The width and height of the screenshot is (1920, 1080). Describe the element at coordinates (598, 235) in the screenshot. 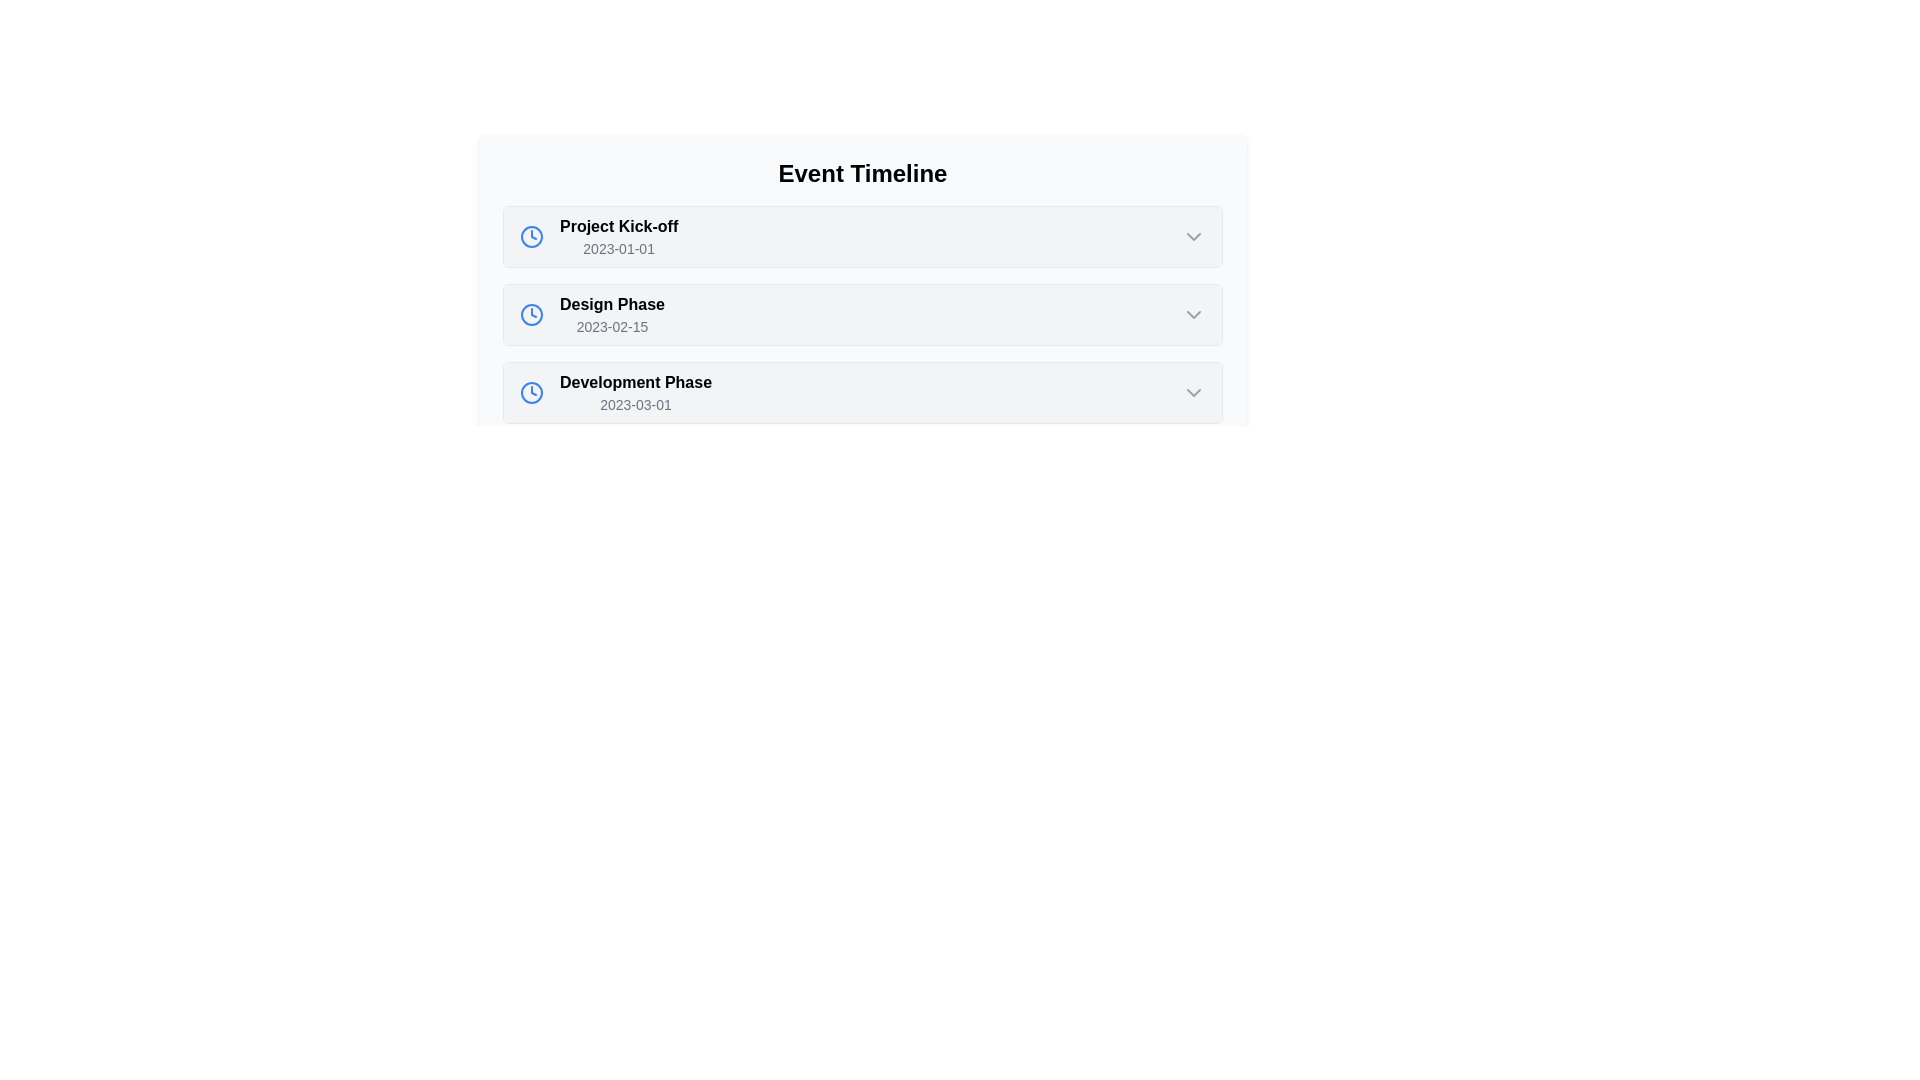

I see `the first timeline event item labeled 'Project Kick-off' with the date '2023-01-01' to focus or select it` at that location.